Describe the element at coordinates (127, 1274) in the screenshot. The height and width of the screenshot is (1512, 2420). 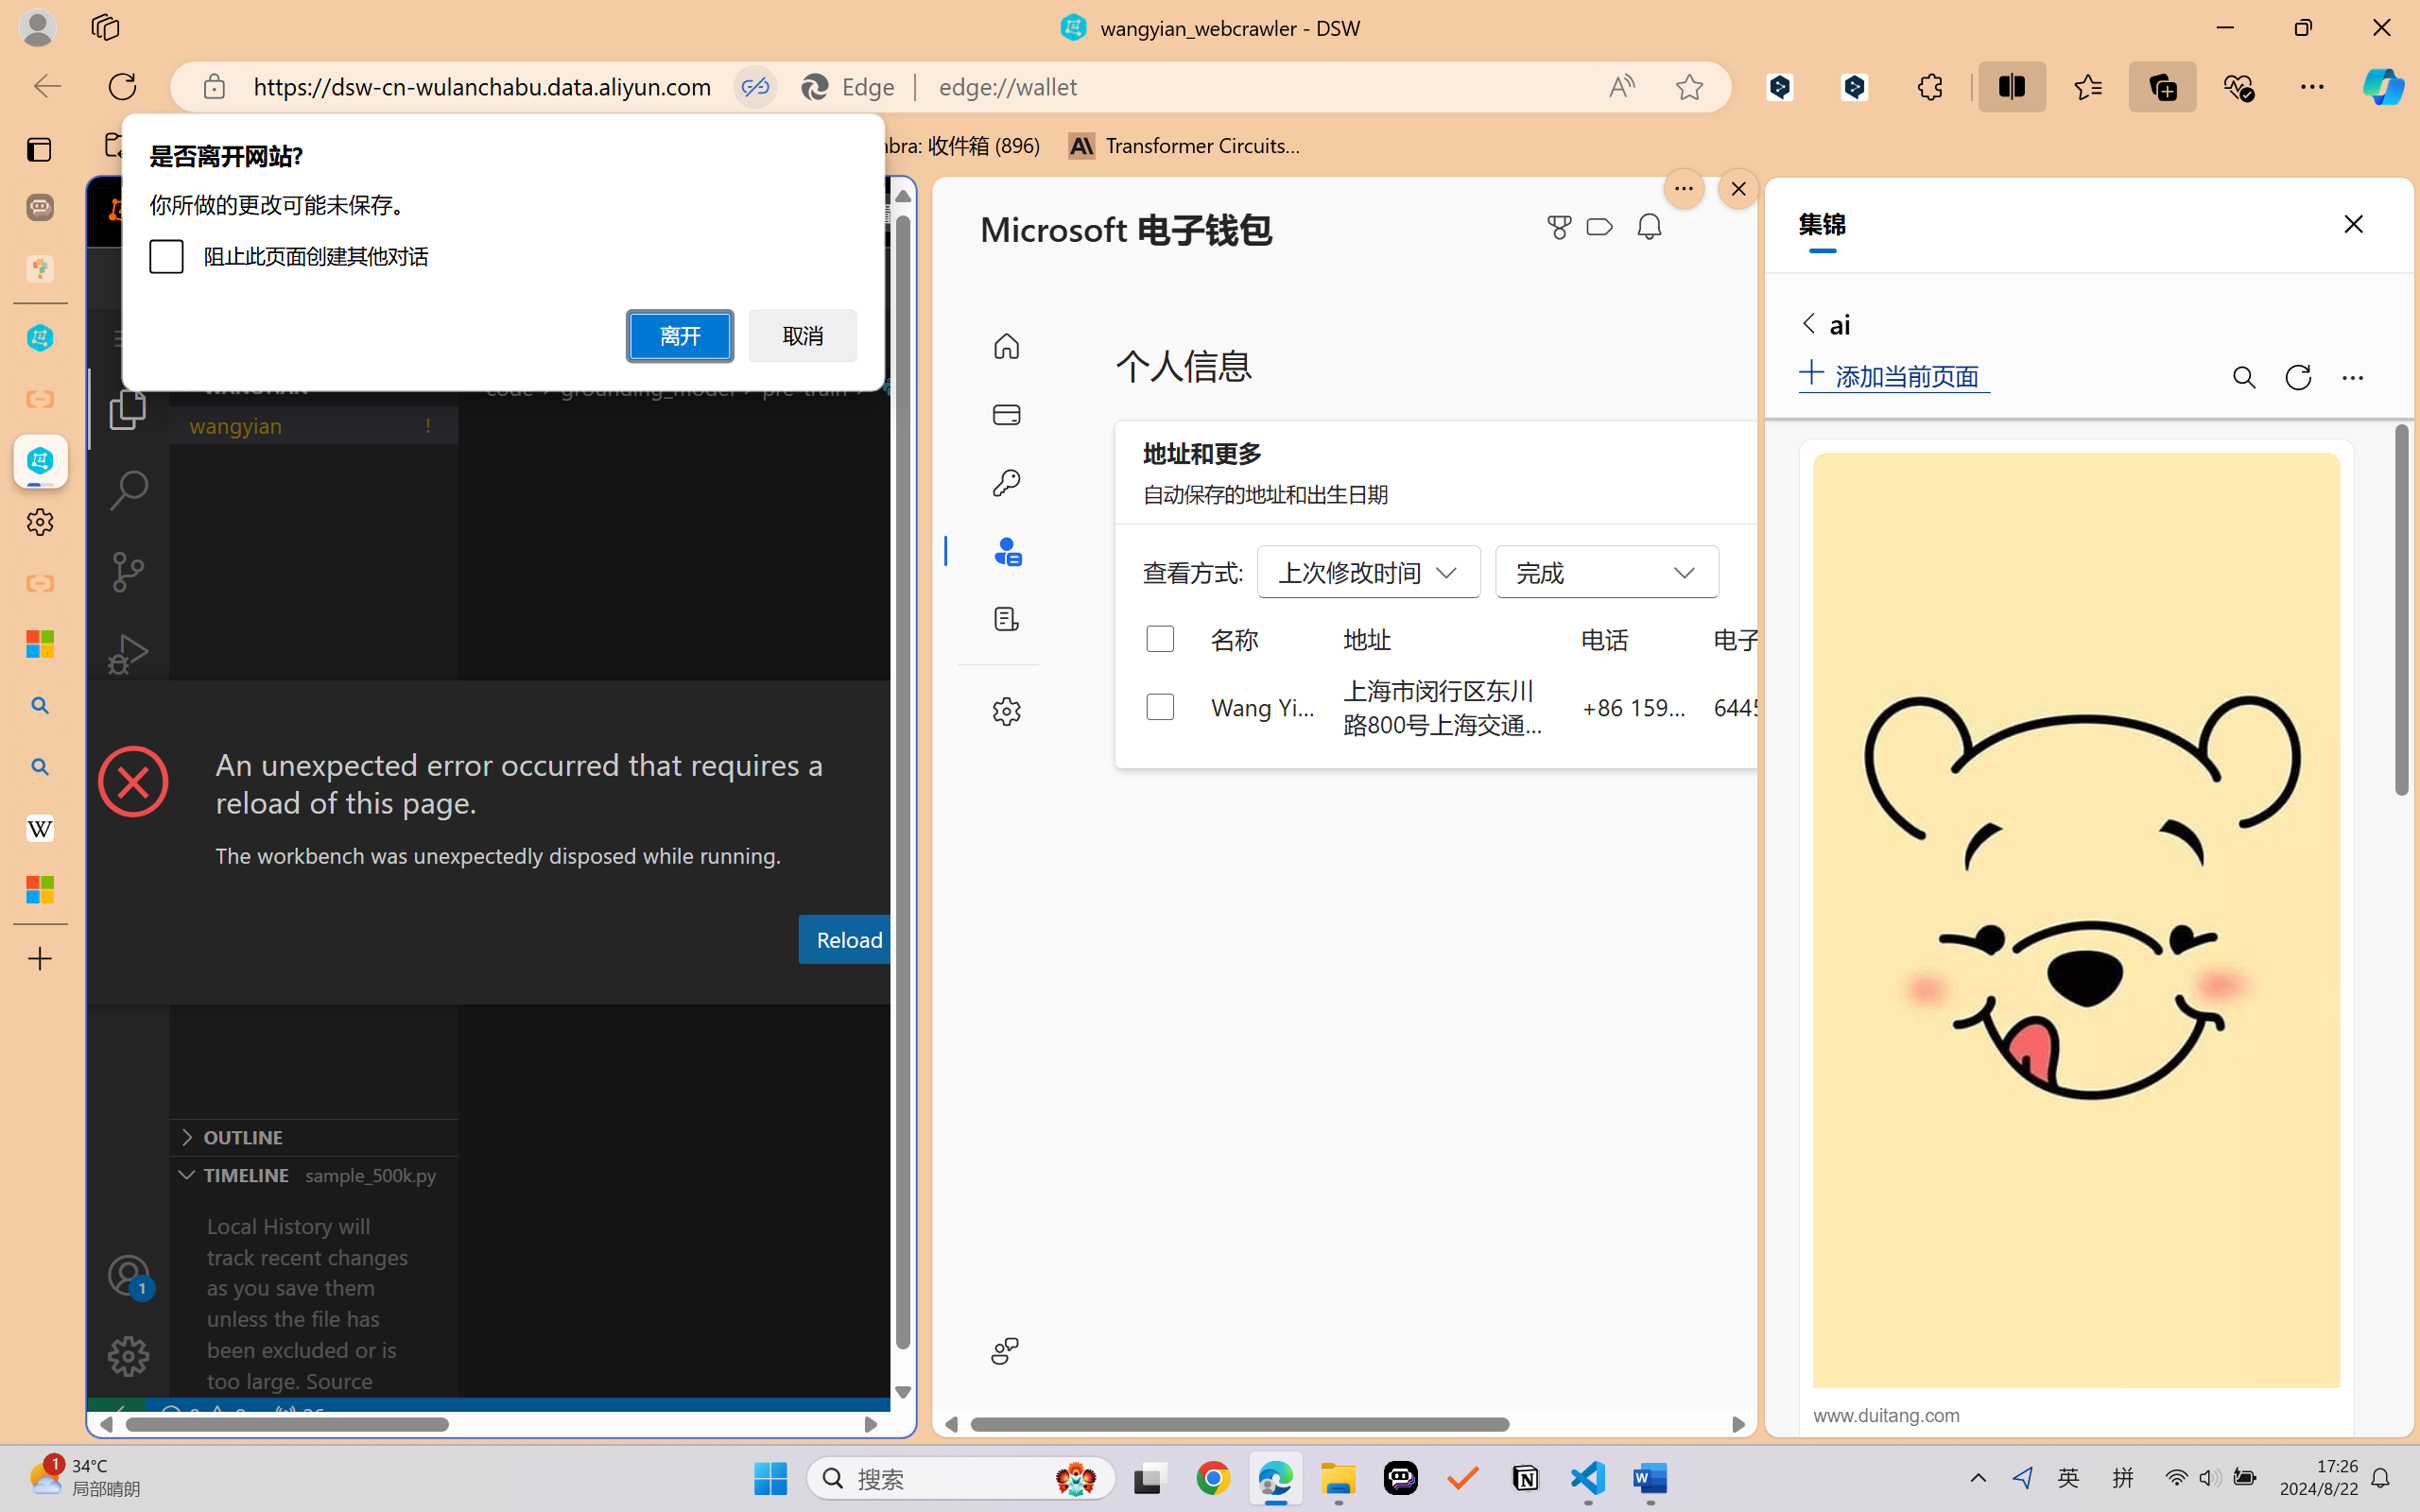
I see `'Accounts - Sign in requested'` at that location.